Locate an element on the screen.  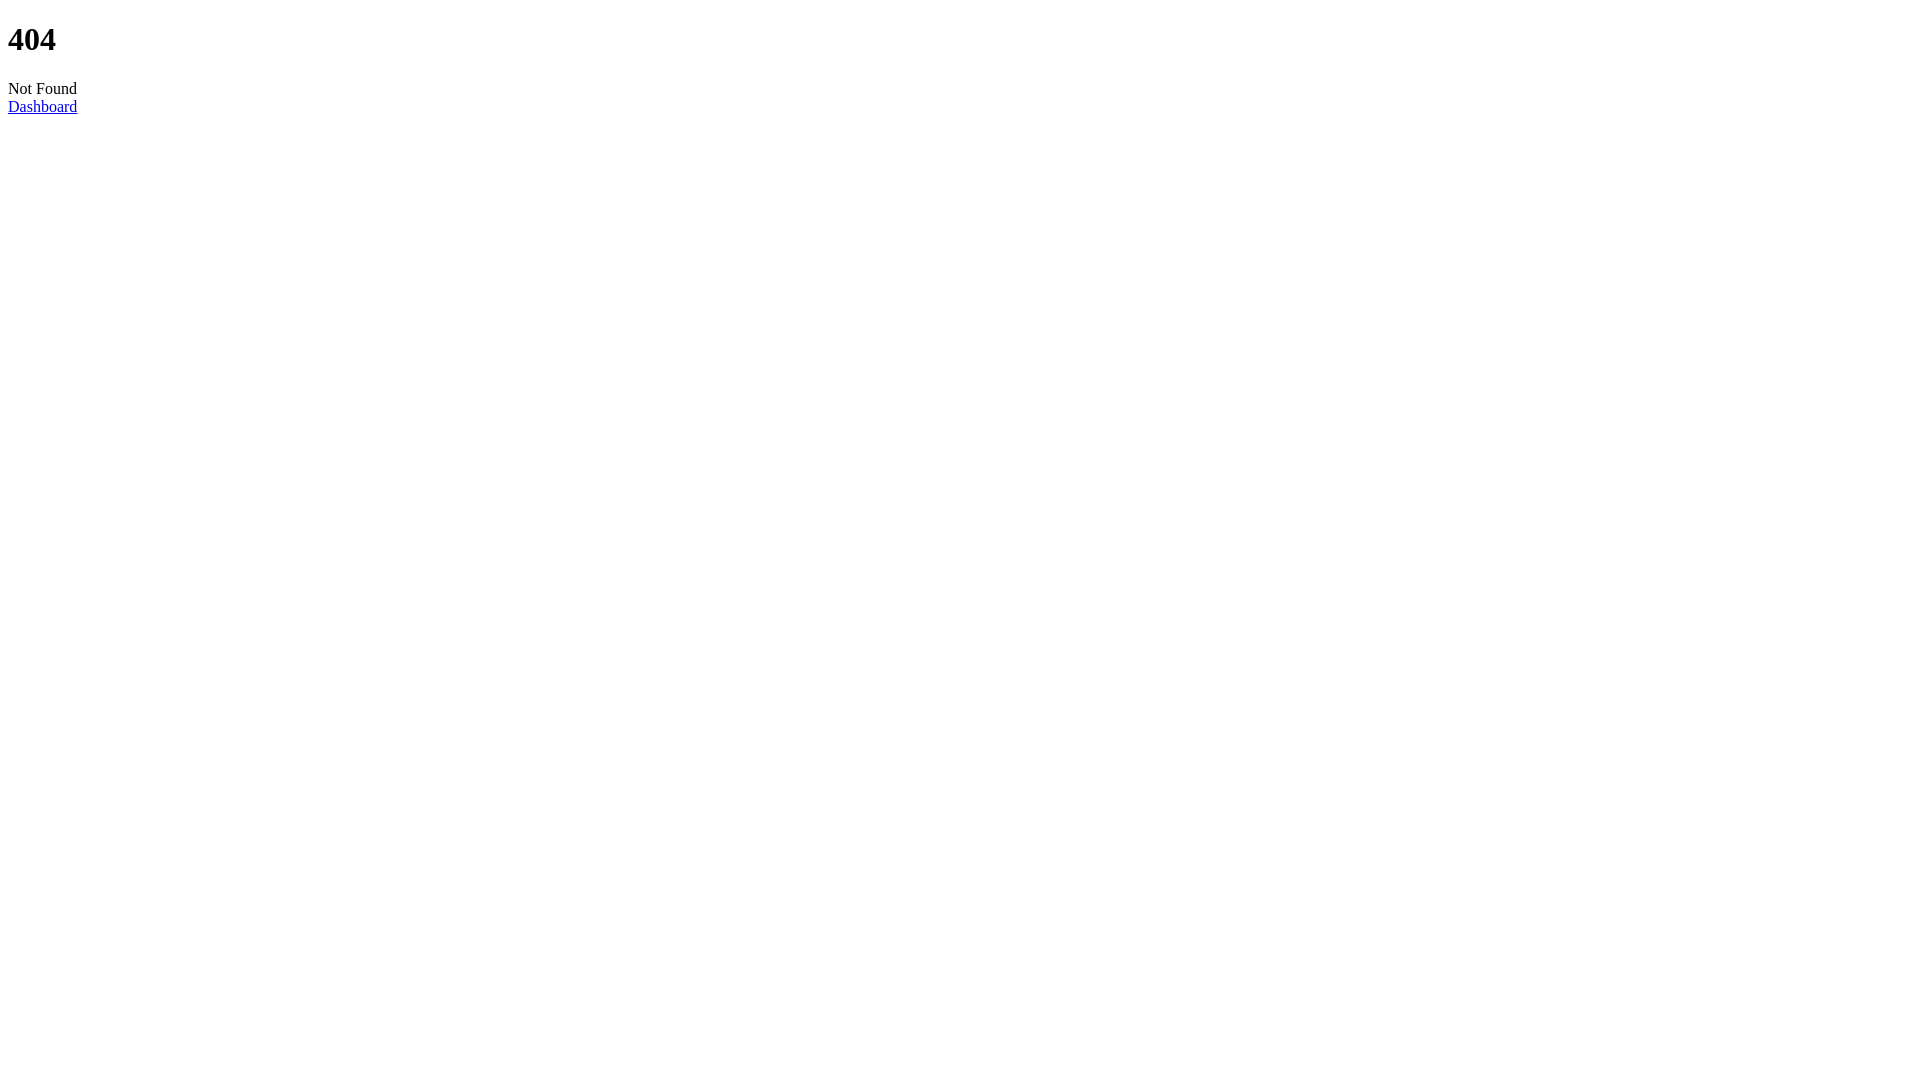
'Dashboard' is located at coordinates (42, 106).